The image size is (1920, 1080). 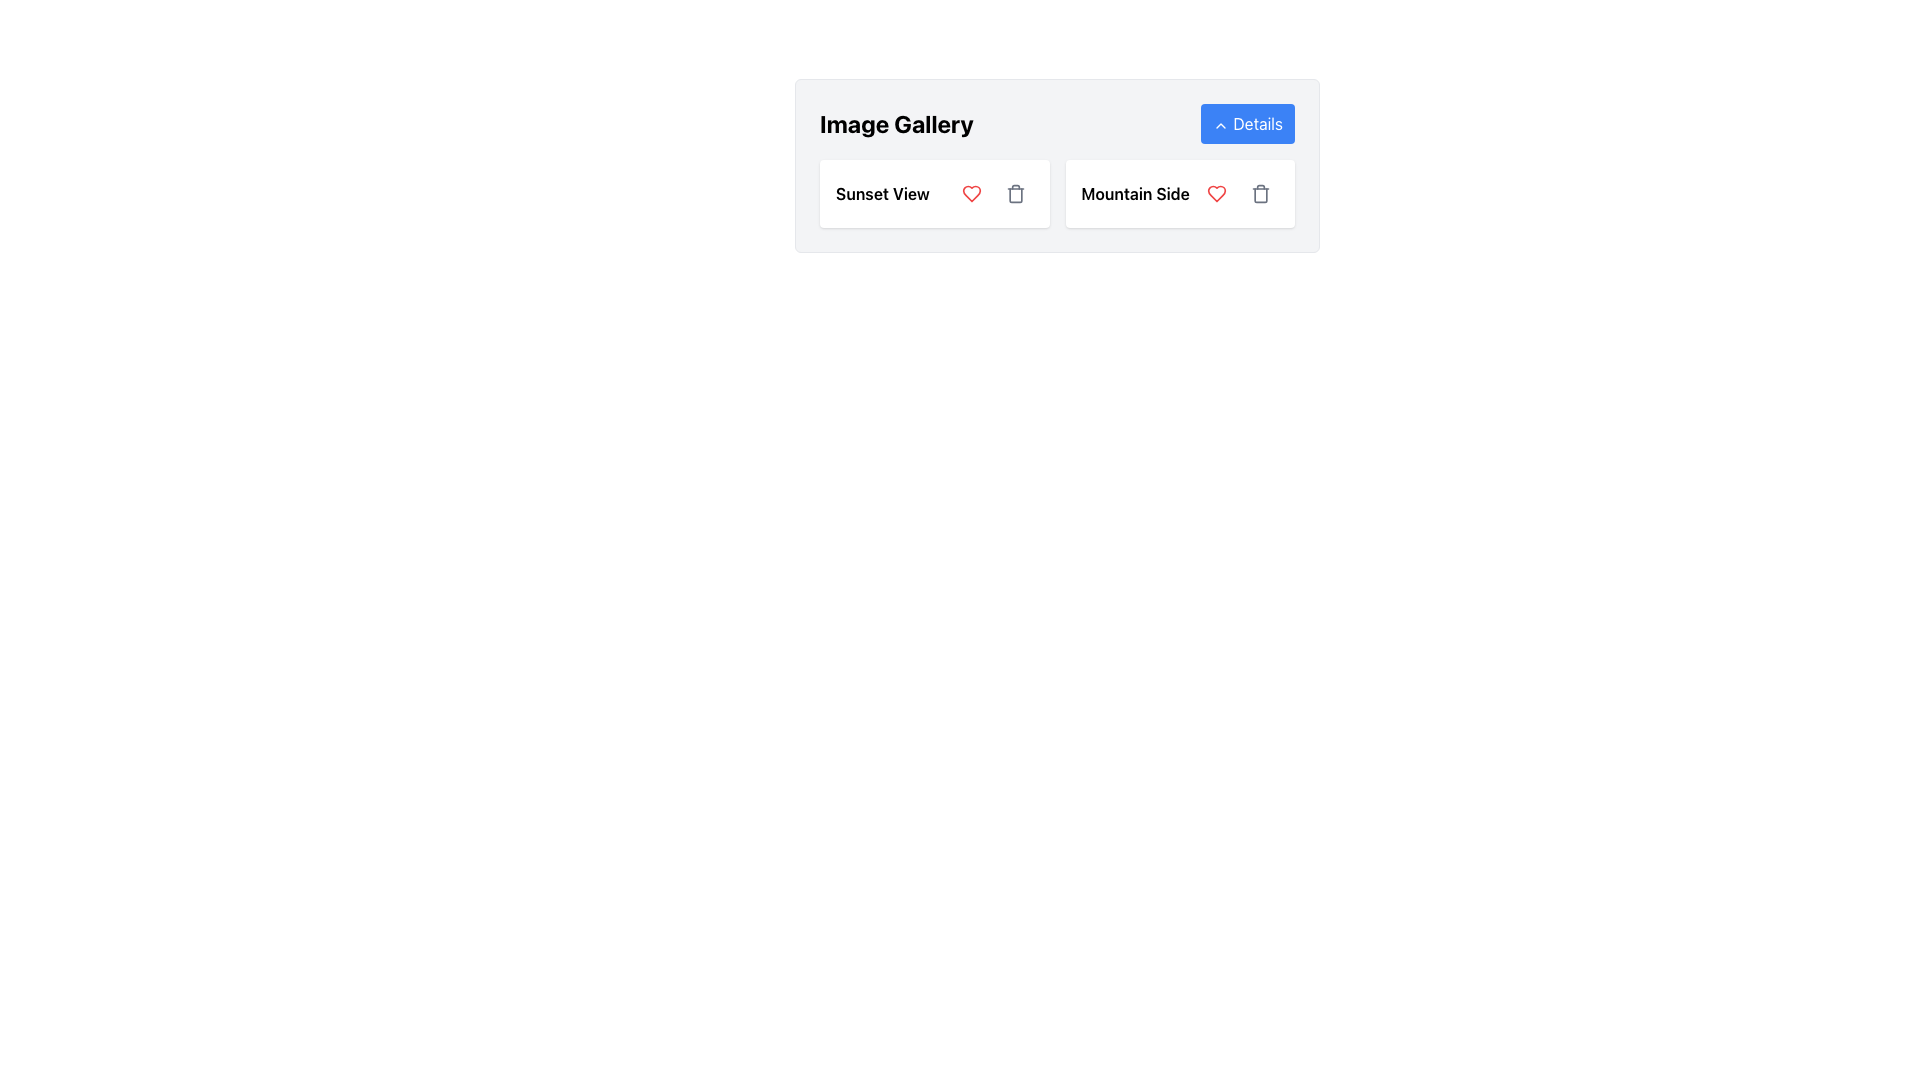 What do you see at coordinates (882, 193) in the screenshot?
I see `the text label displaying 'Sunset View', which is styled in bold and located under the 'Image Gallery' label` at bounding box center [882, 193].